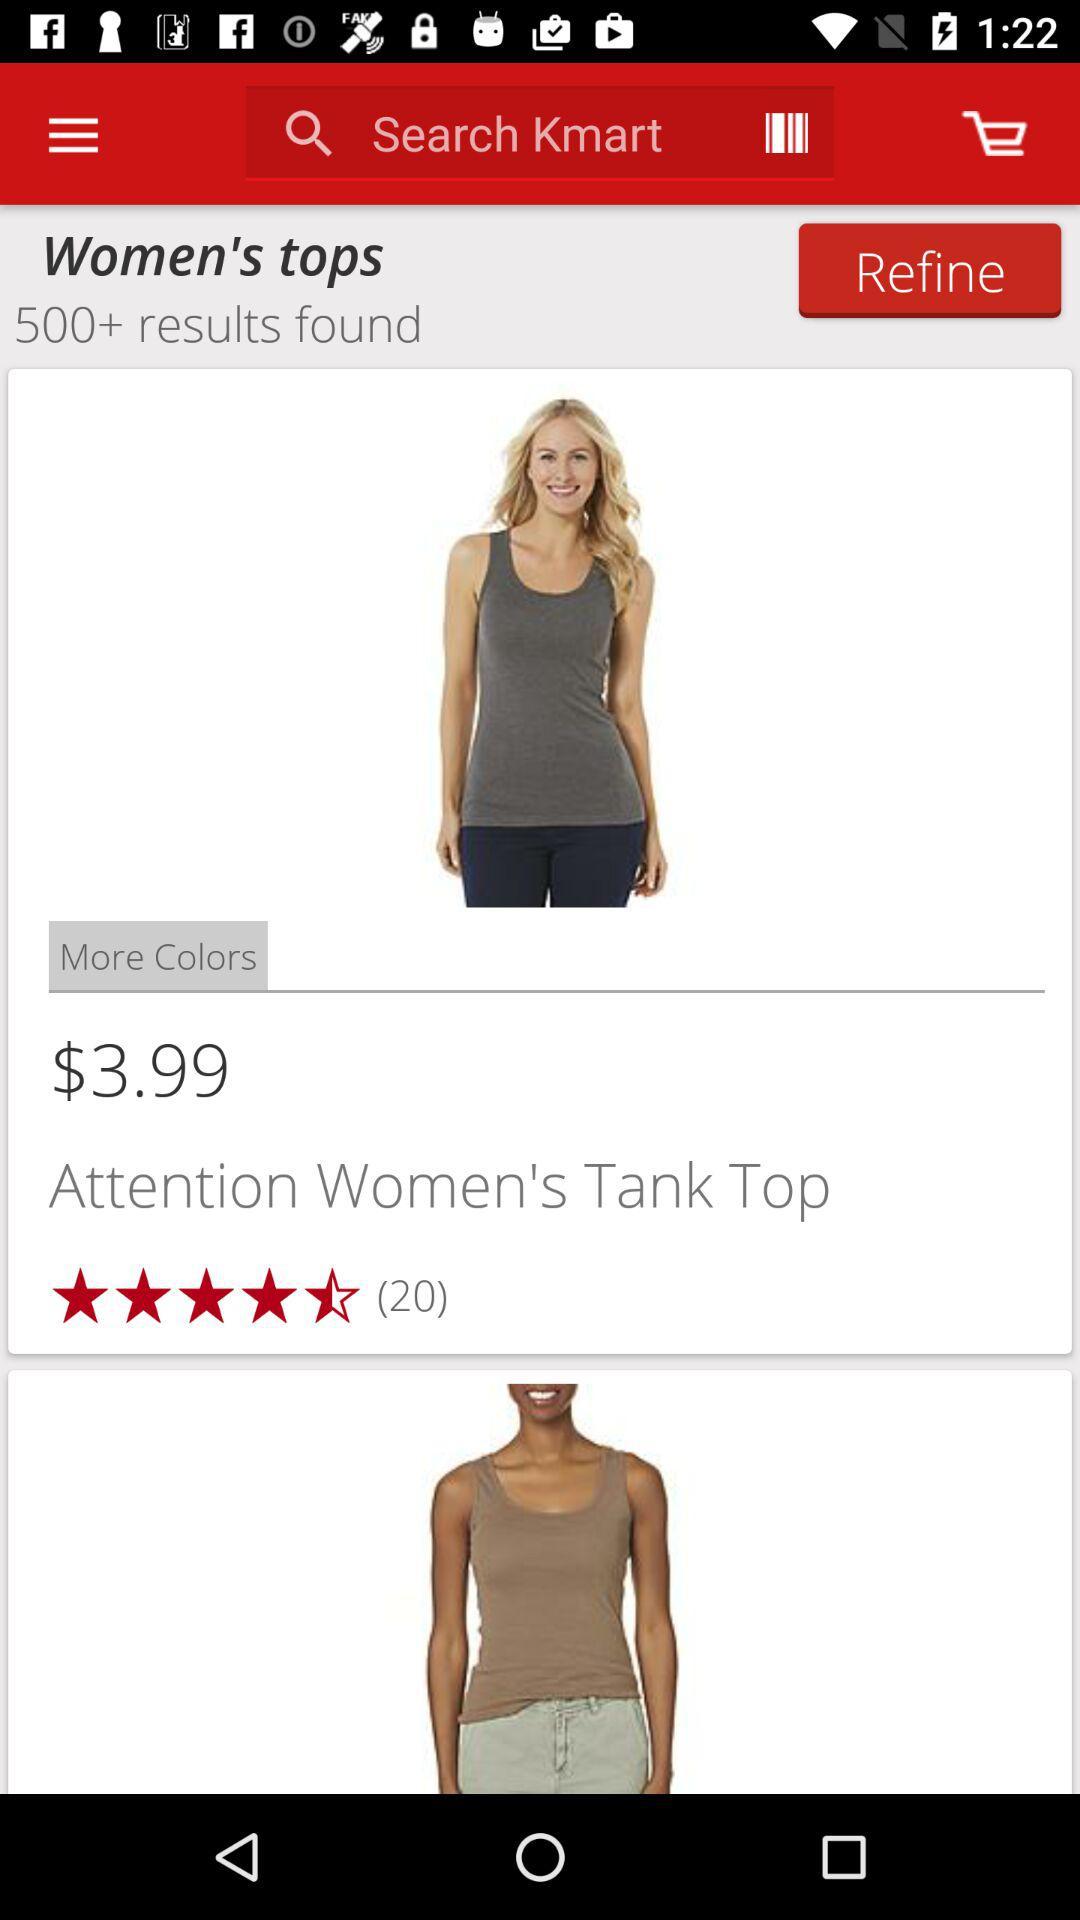 The height and width of the screenshot is (1920, 1080). What do you see at coordinates (72, 133) in the screenshot?
I see `the item above the  women's tops icon` at bounding box center [72, 133].